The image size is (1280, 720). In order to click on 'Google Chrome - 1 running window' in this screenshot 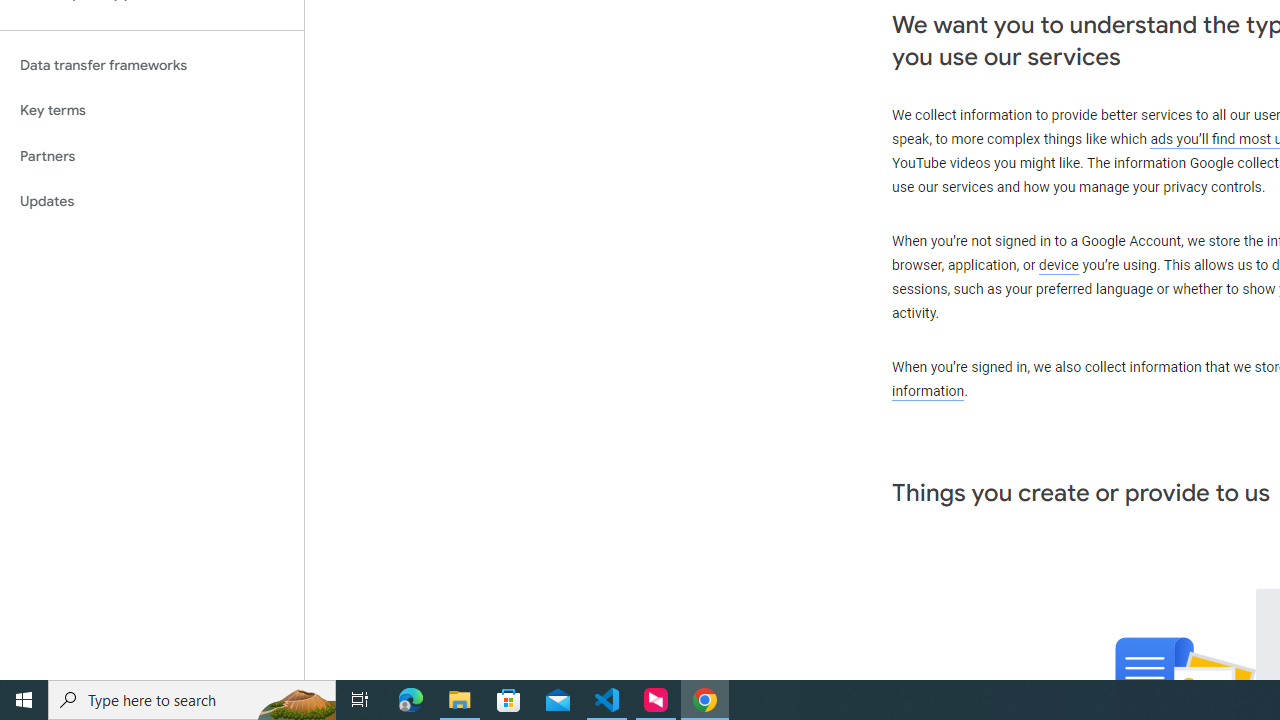, I will do `click(705, 698)`.